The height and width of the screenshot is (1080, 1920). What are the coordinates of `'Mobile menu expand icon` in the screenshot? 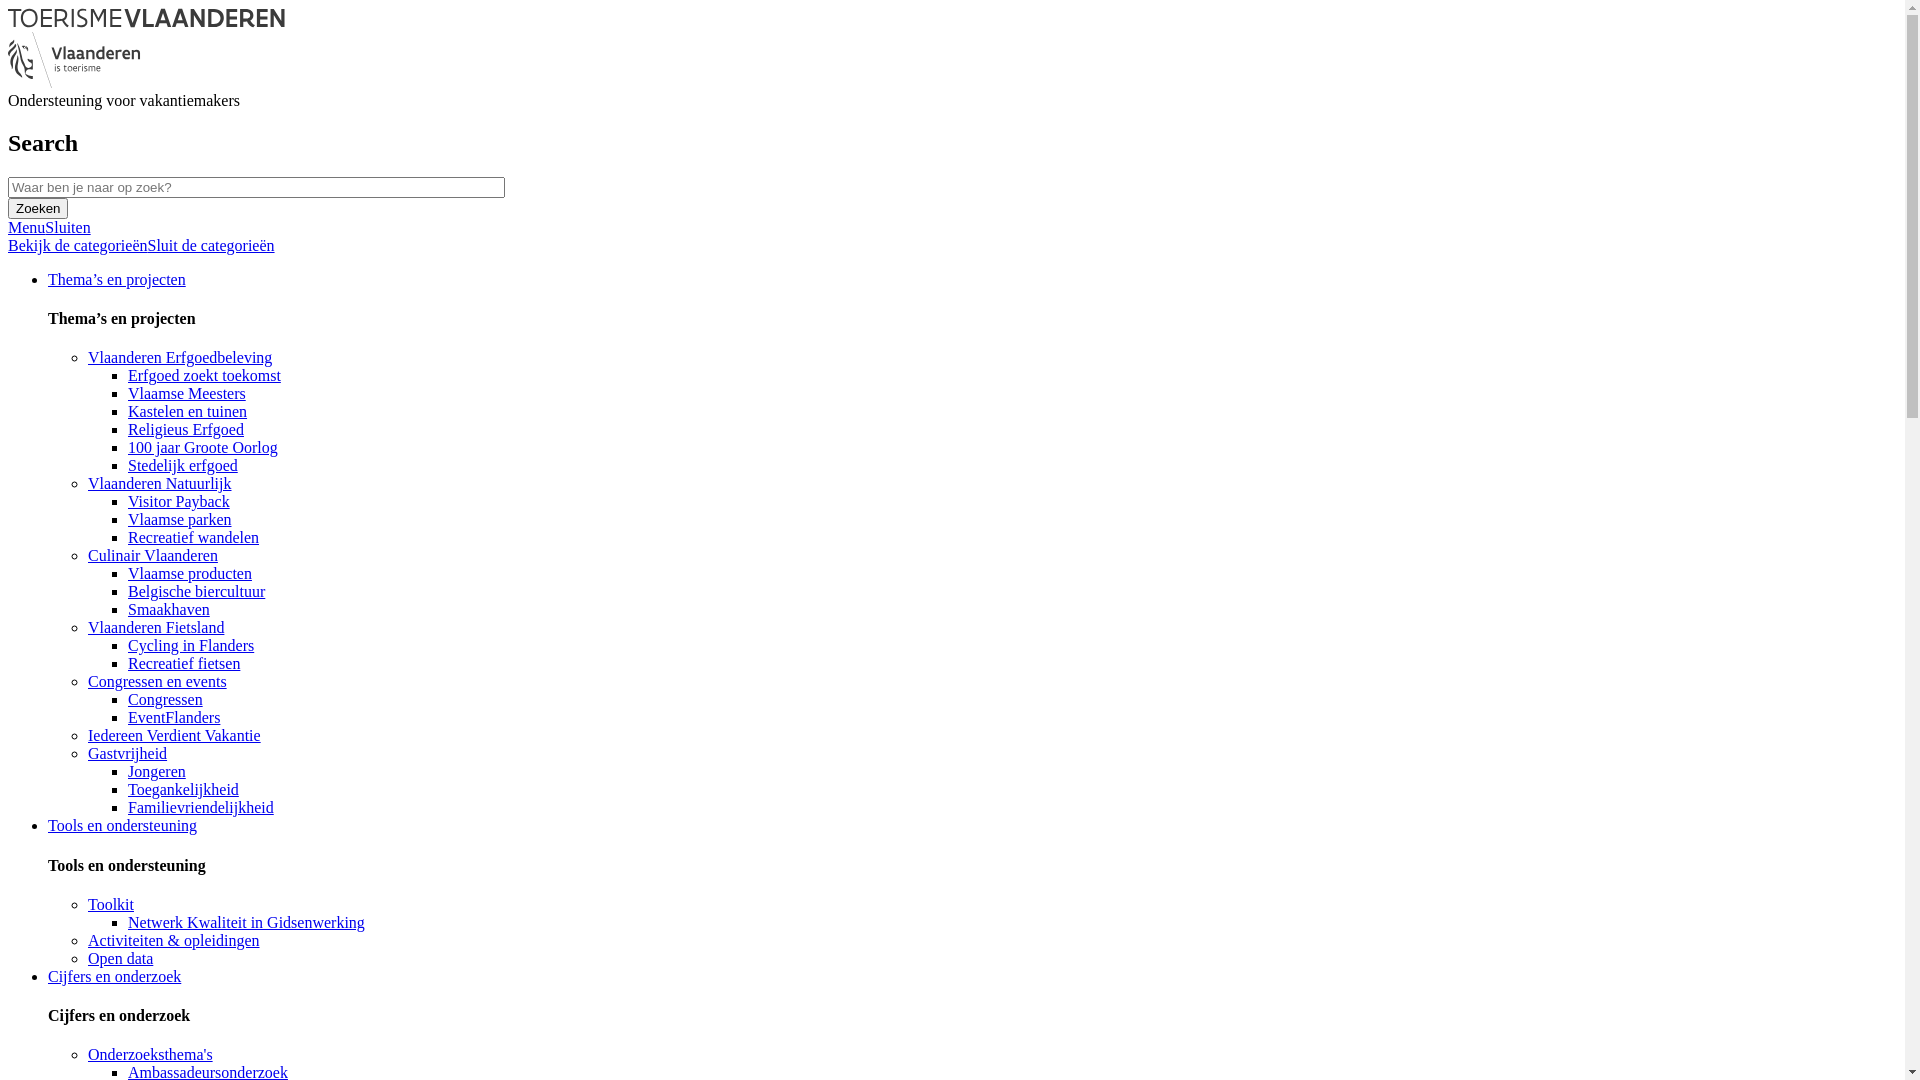 It's located at (49, 226).